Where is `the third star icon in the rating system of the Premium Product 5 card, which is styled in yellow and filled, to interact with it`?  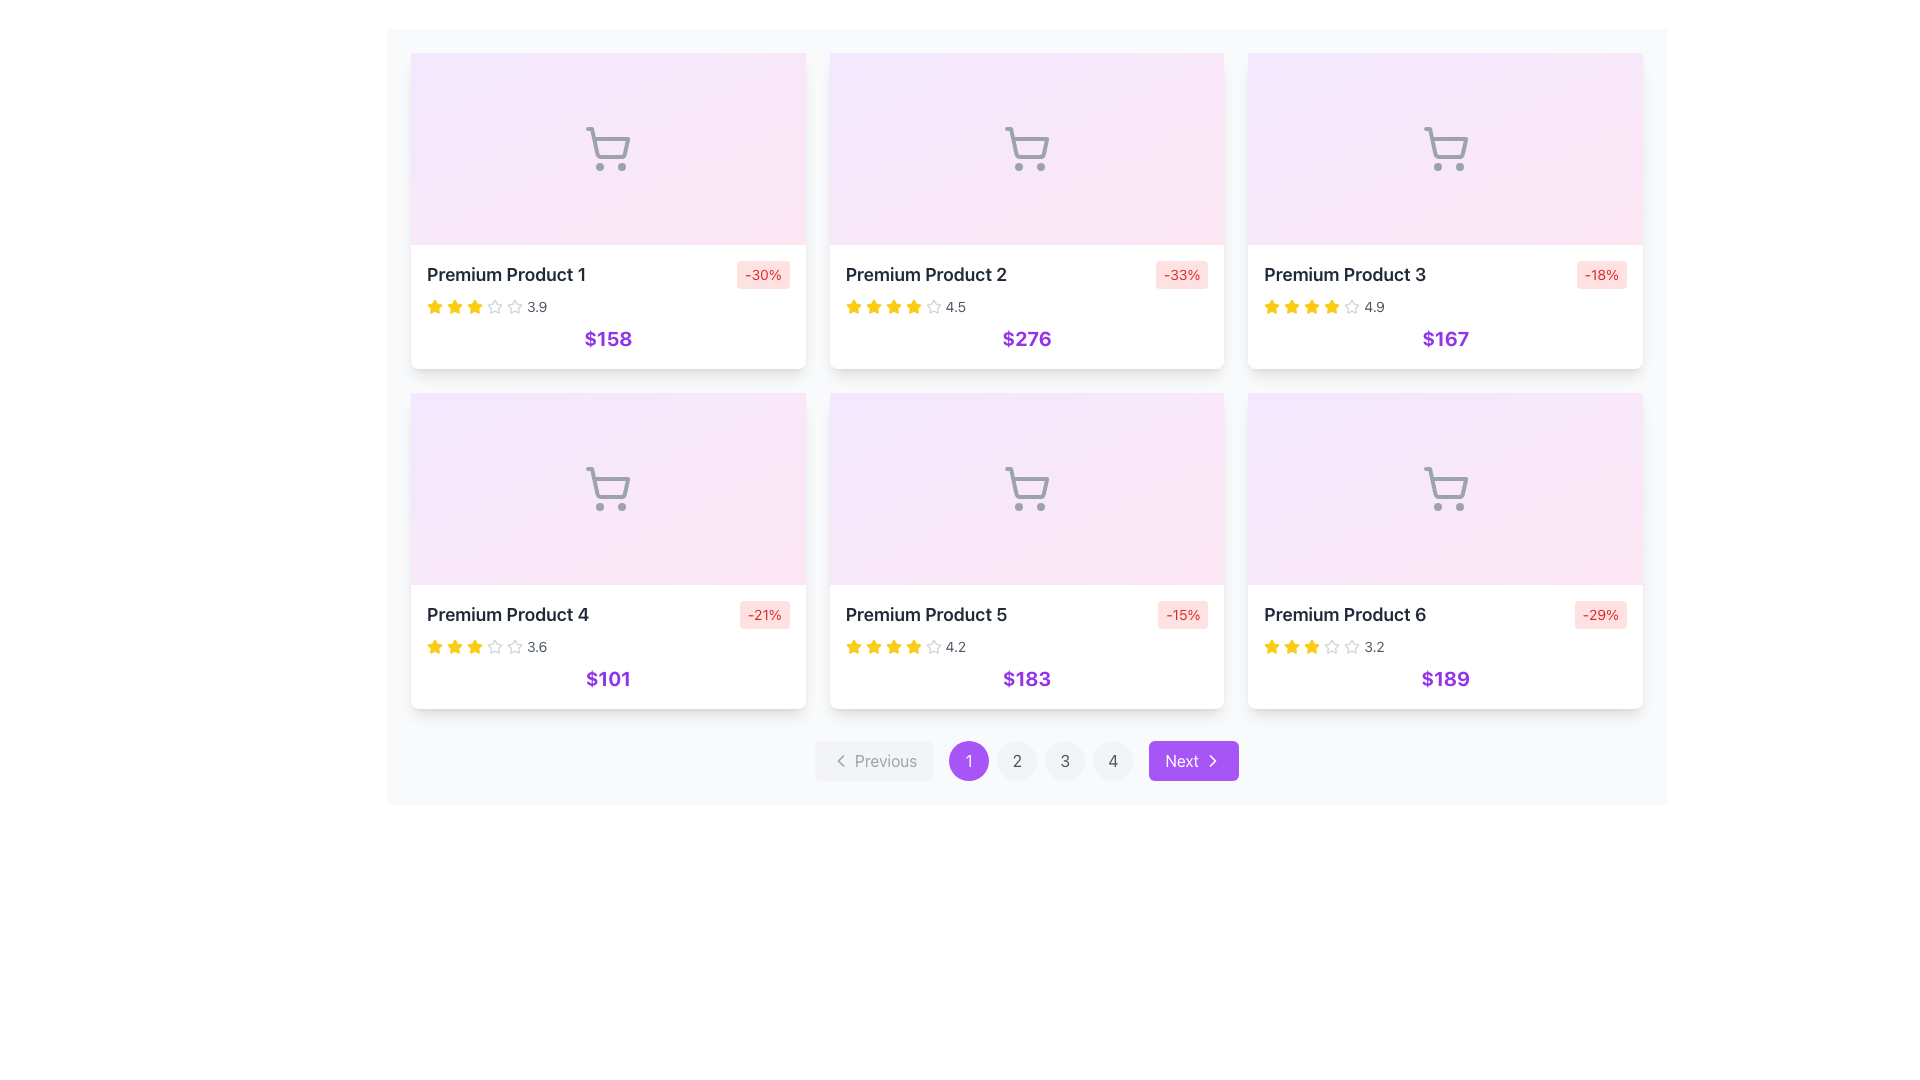 the third star icon in the rating system of the Premium Product 5 card, which is styled in yellow and filled, to interact with it is located at coordinates (873, 647).